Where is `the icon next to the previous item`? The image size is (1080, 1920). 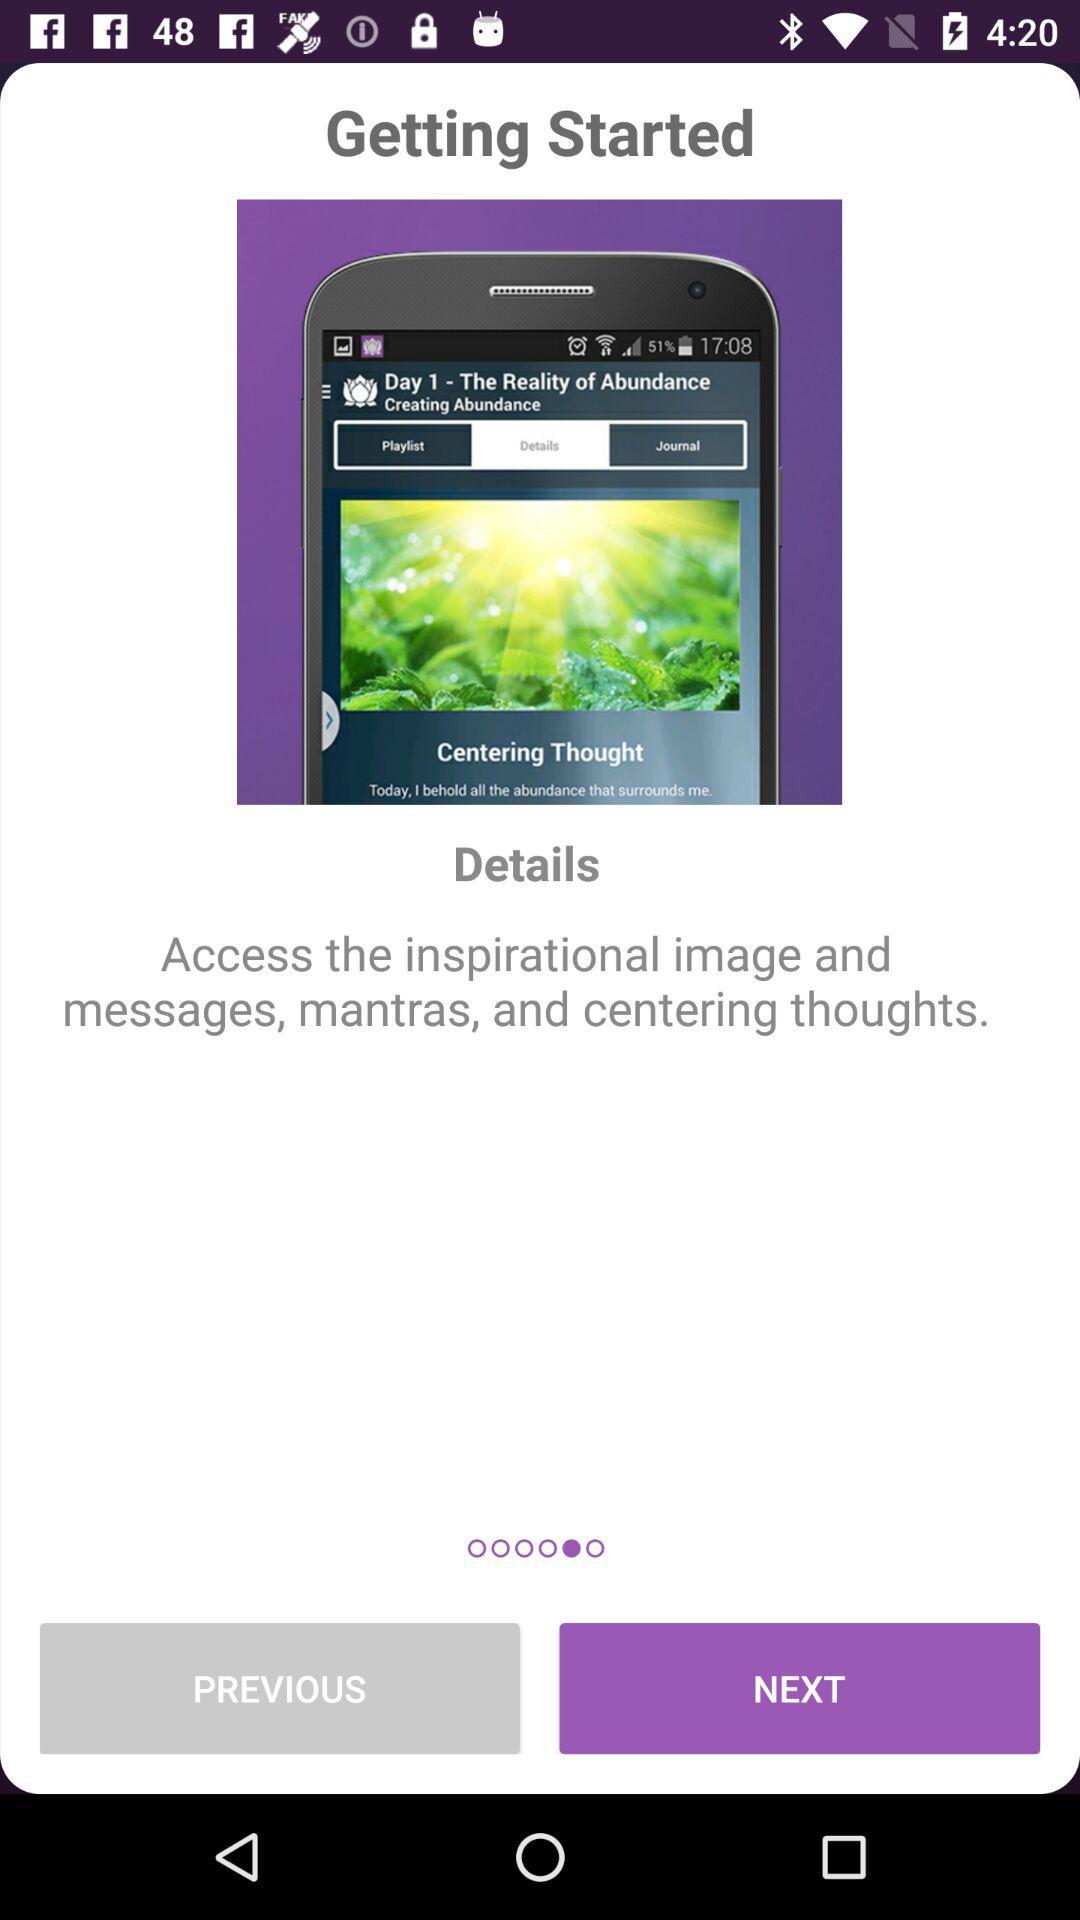
the icon next to the previous item is located at coordinates (798, 1687).